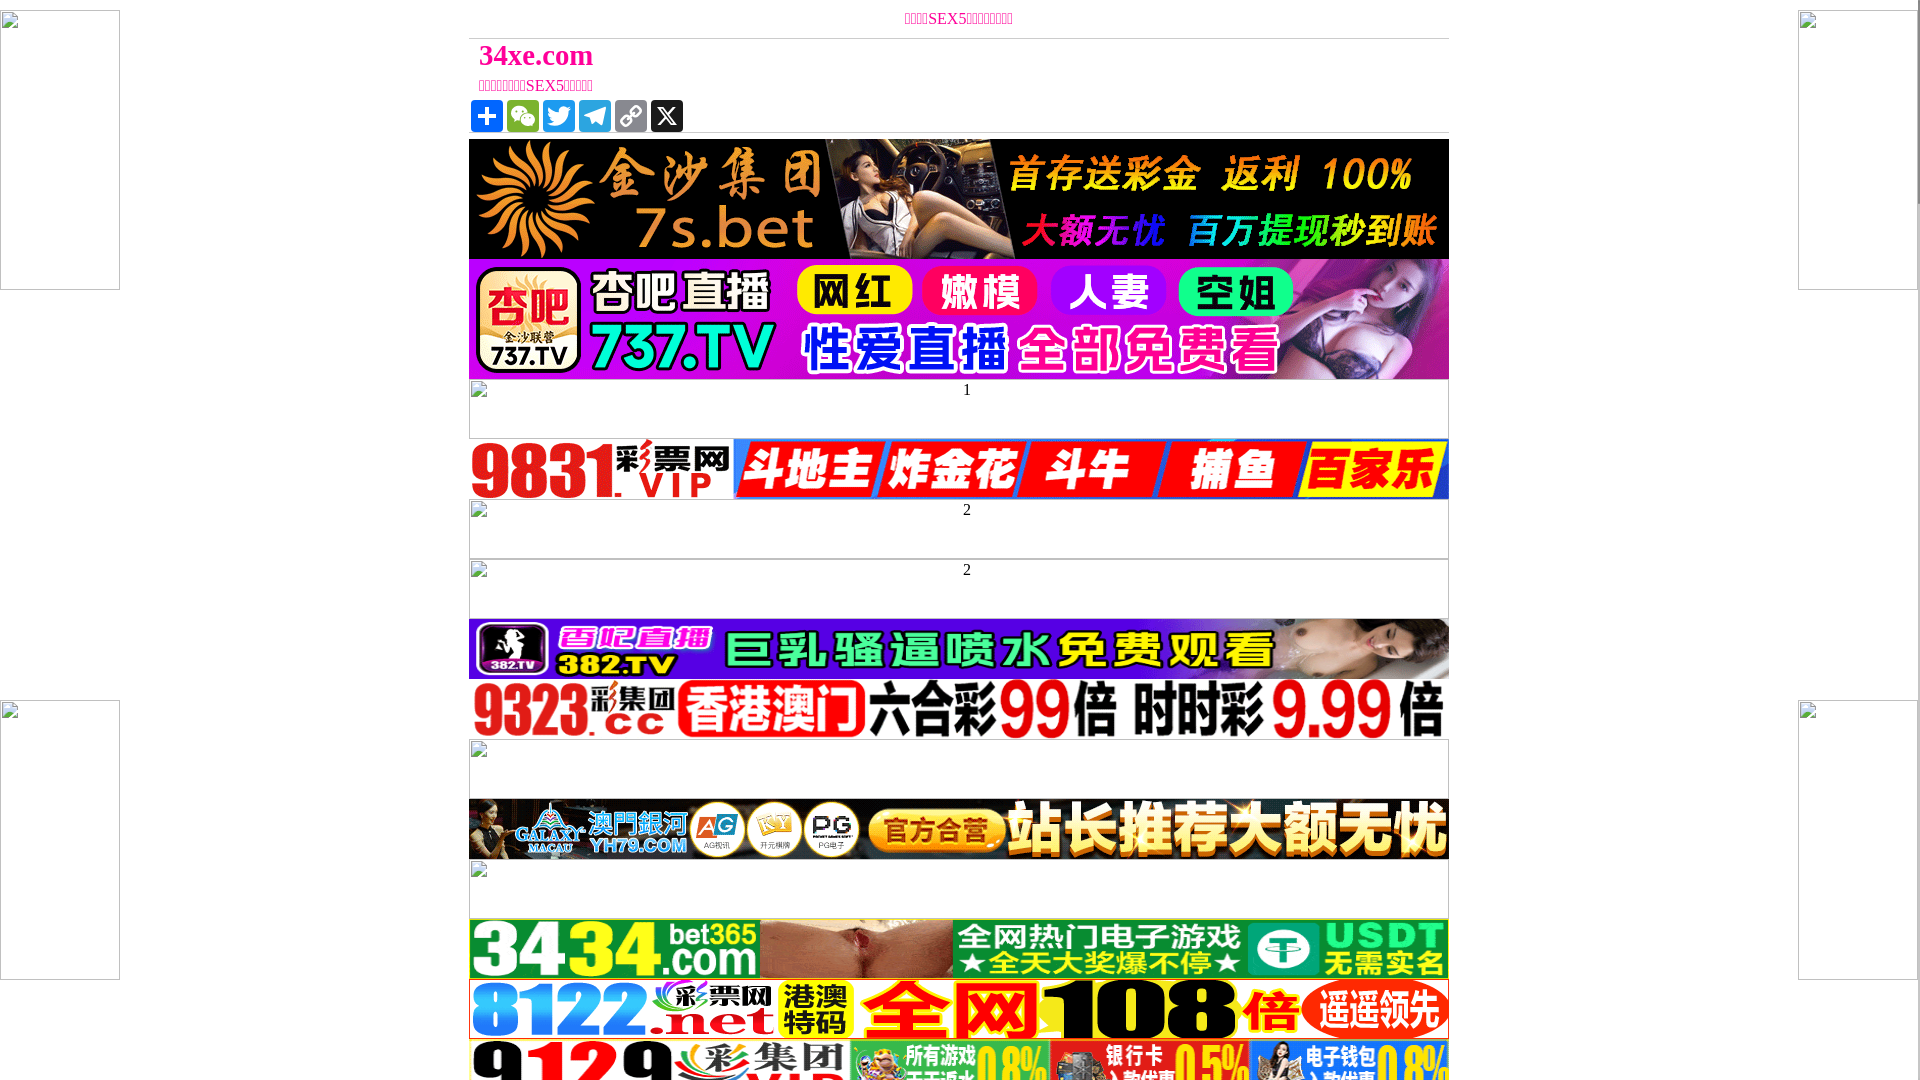 The image size is (1920, 1080). Describe the element at coordinates (504, 115) in the screenshot. I see `'WeChat'` at that location.